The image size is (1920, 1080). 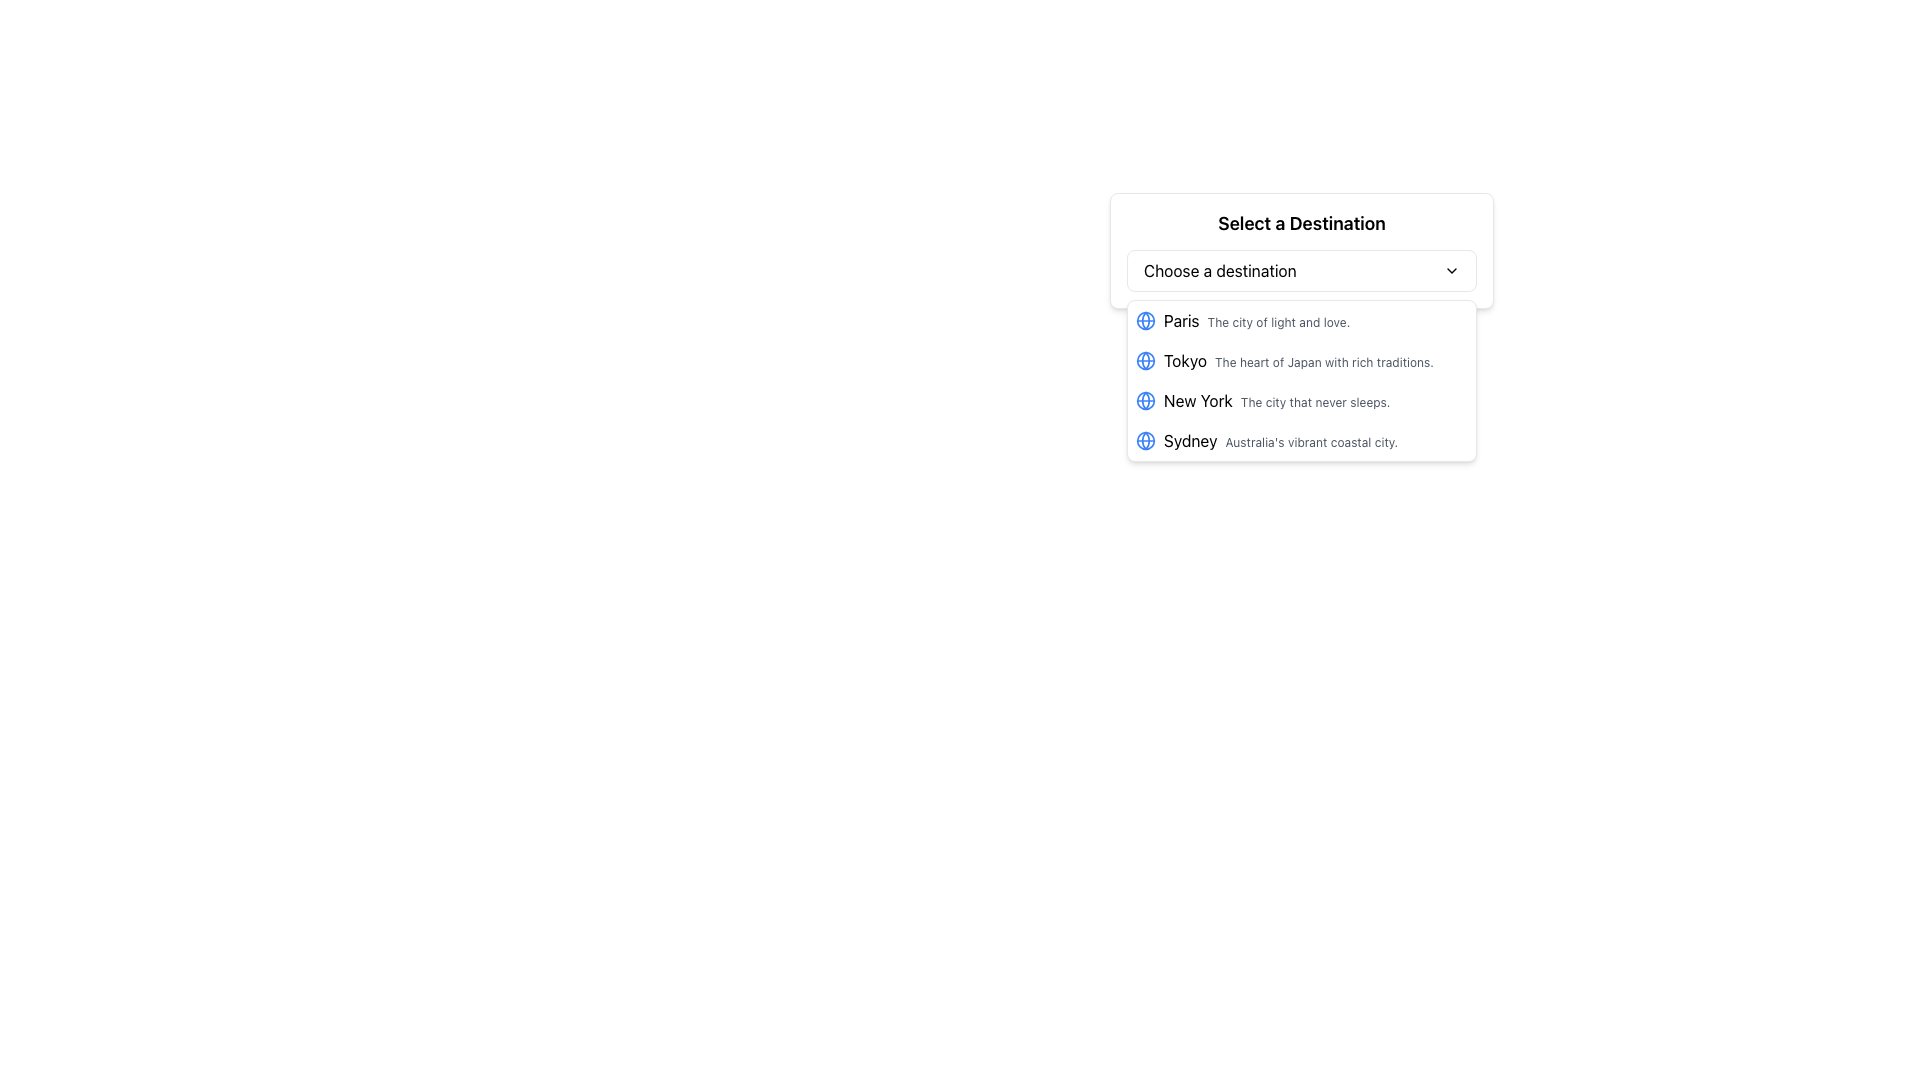 What do you see at coordinates (1146, 361) in the screenshot?
I see `the circular globe icon that visually represents the option labeled 'Tokyo' in the dropdown menu` at bounding box center [1146, 361].